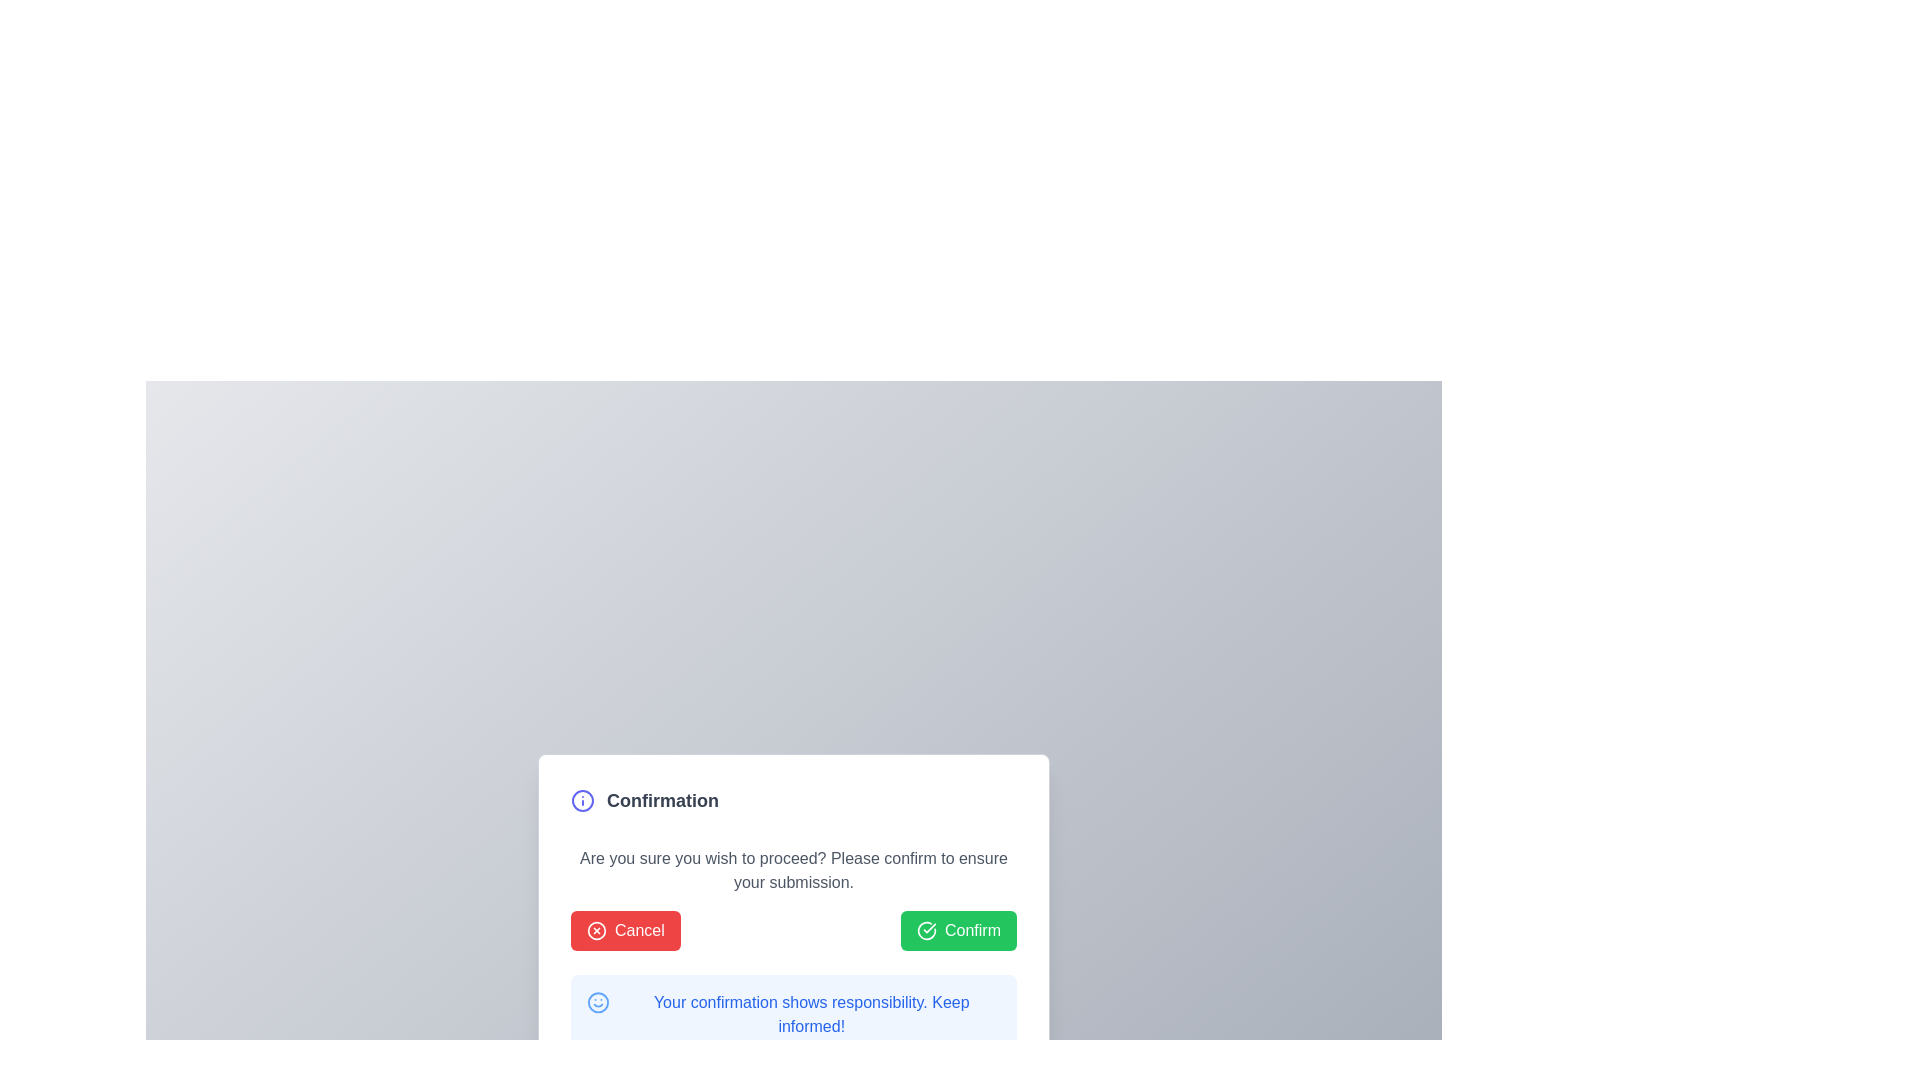 The image size is (1920, 1080). What do you see at coordinates (792, 1014) in the screenshot?
I see `message from the blue informational banner or alert box containing the text 'Your confirmation shows responsibility. Keep informed!'` at bounding box center [792, 1014].